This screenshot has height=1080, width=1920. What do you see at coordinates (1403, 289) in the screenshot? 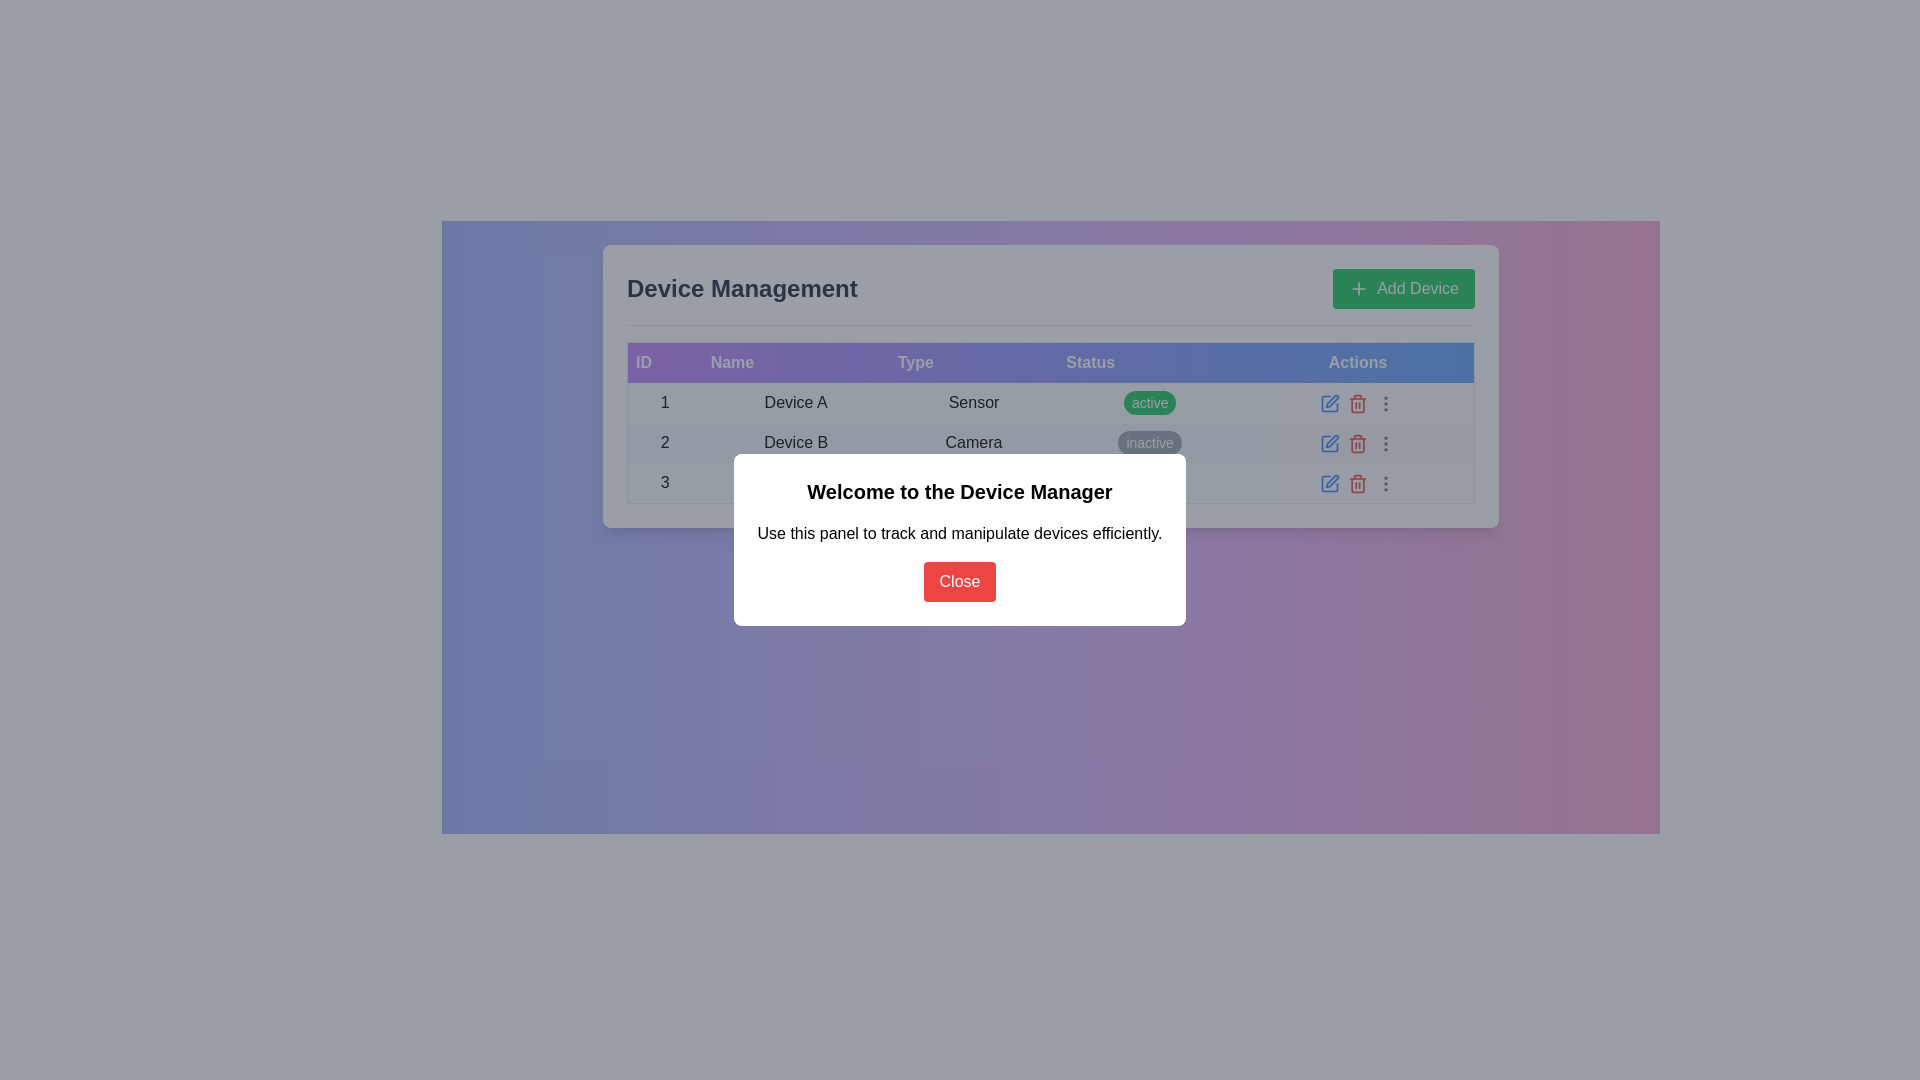
I see `the 'Add Device' button located in the top-right corner of the 'Device Management' header section` at bounding box center [1403, 289].